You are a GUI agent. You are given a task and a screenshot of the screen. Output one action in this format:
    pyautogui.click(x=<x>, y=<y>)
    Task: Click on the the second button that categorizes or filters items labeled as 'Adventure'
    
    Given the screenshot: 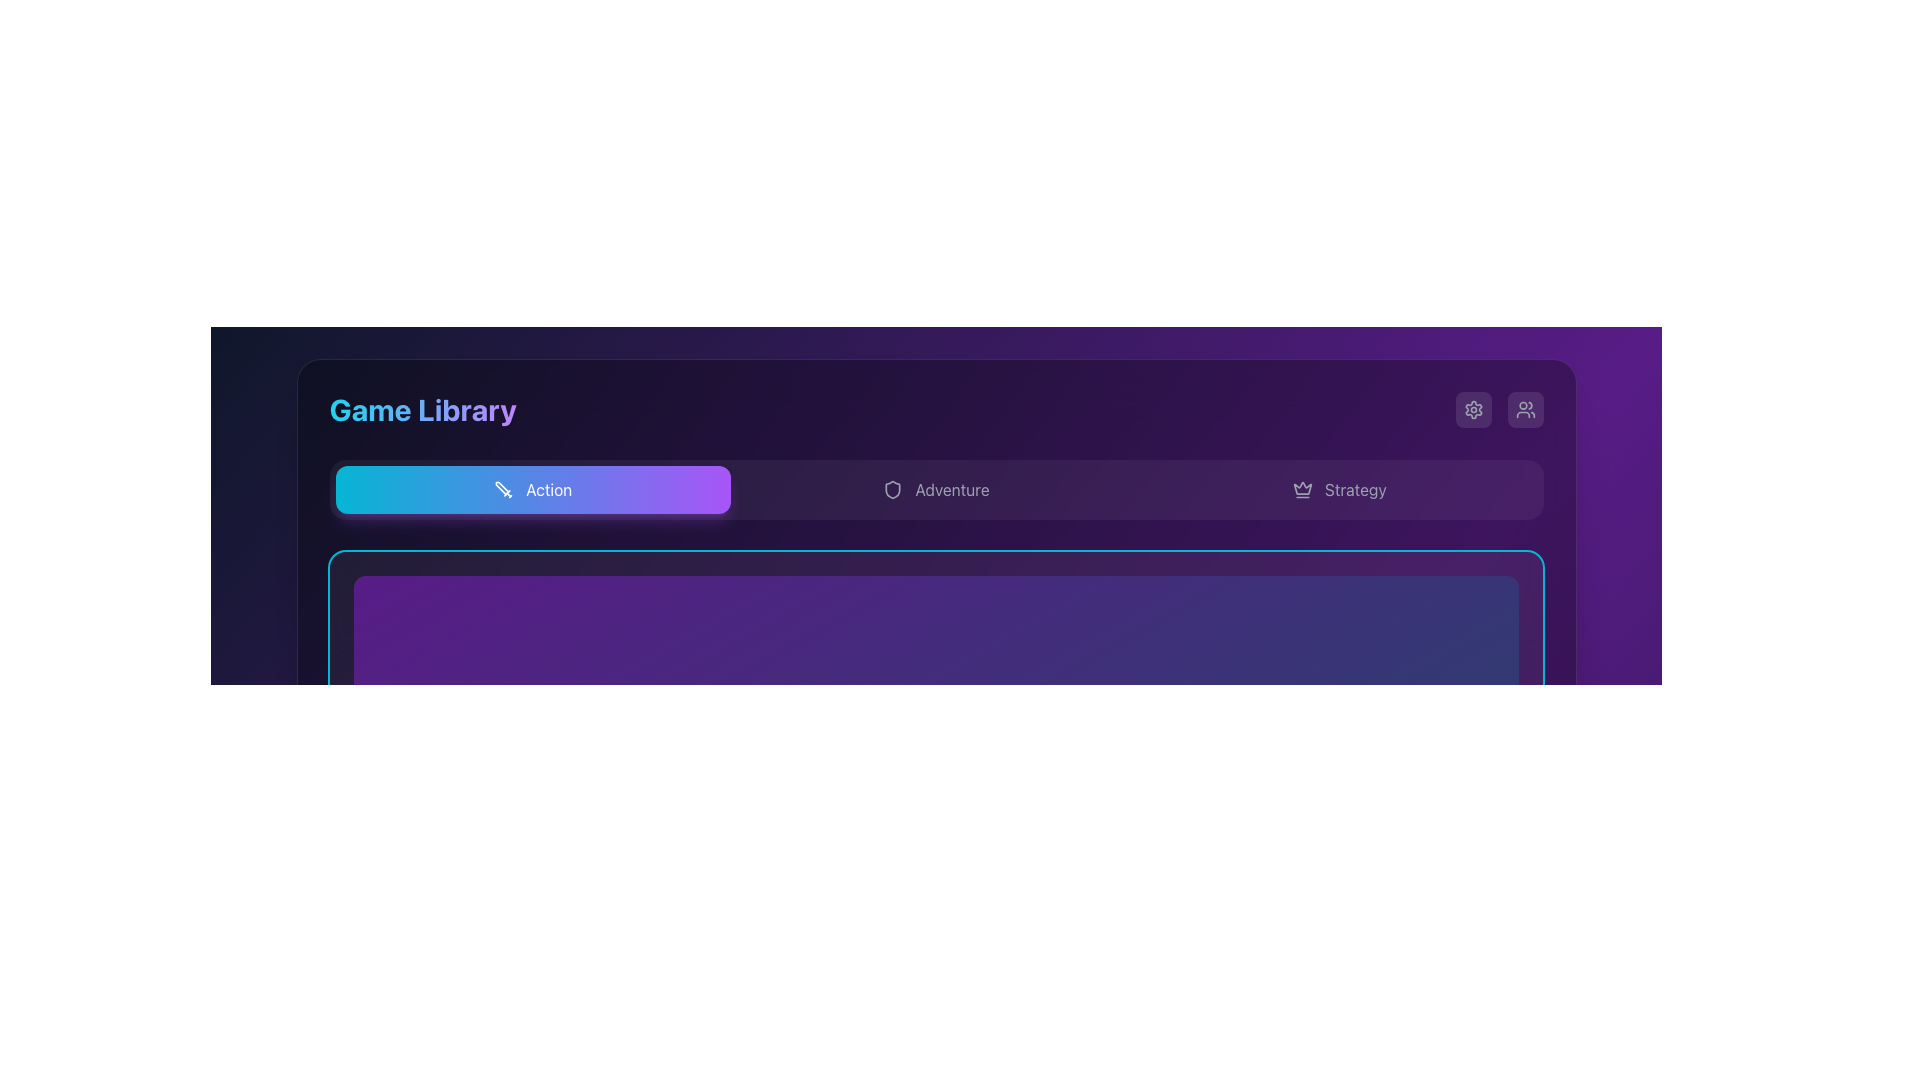 What is the action you would take?
    pyautogui.click(x=935, y=489)
    